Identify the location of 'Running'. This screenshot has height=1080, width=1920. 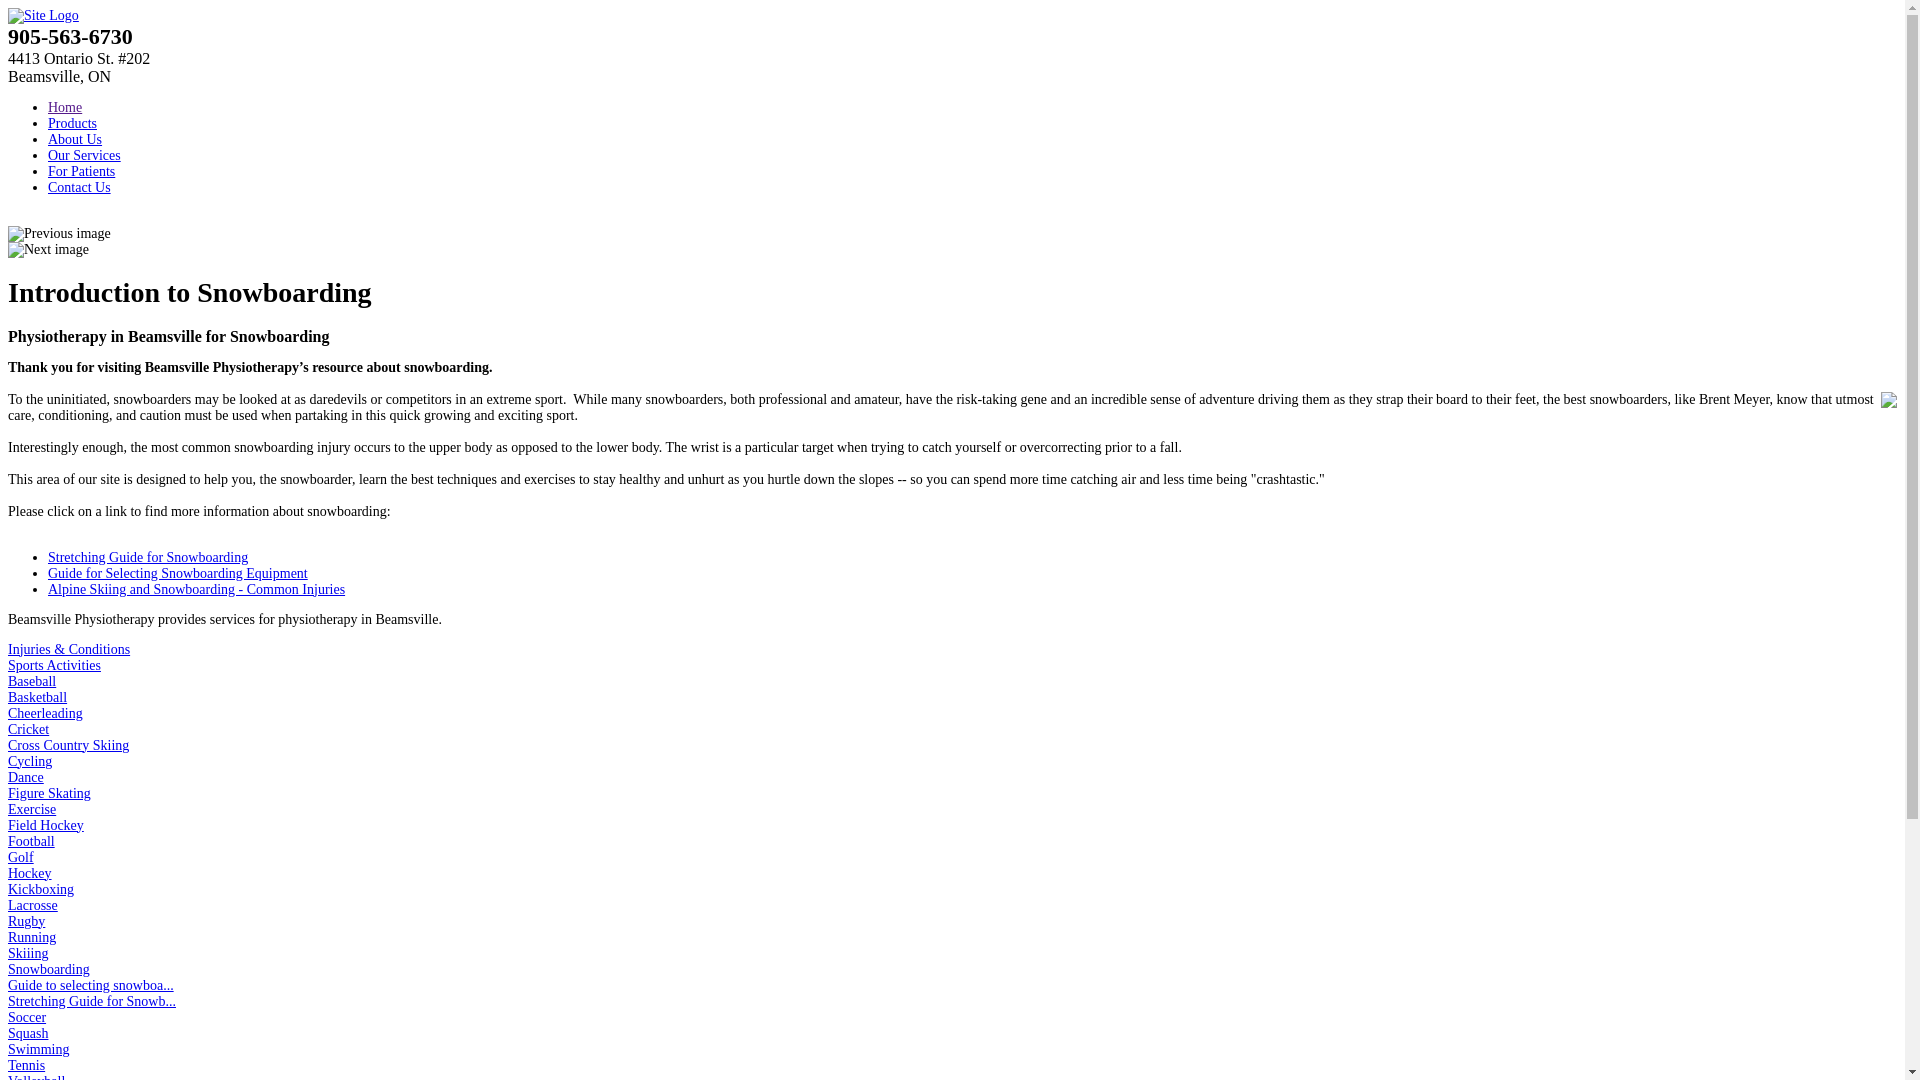
(32, 937).